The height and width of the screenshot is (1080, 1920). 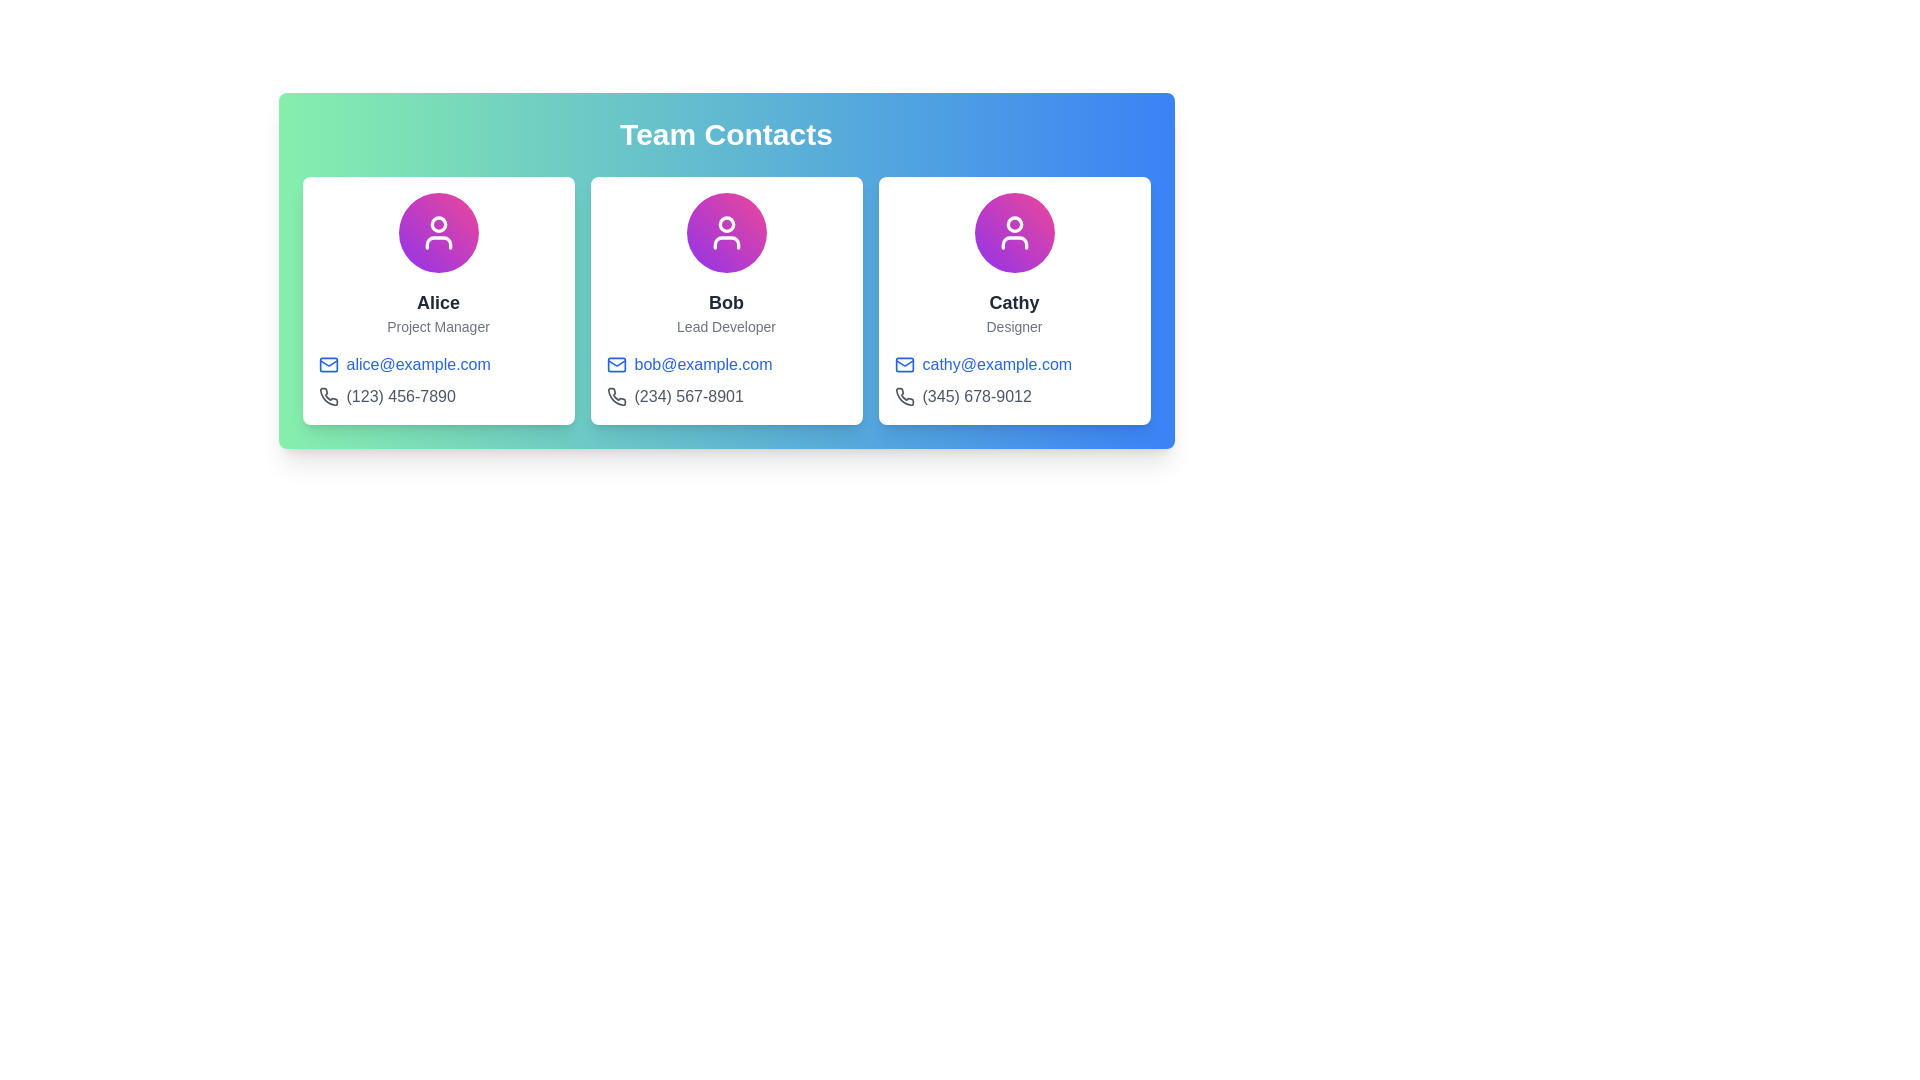 I want to click on the text label displaying the name 'Bob', which is rendered in bold font and is positioned within the middle card of a three-card layout, below a circular icon and above the text 'Lead Developer', so click(x=725, y=303).